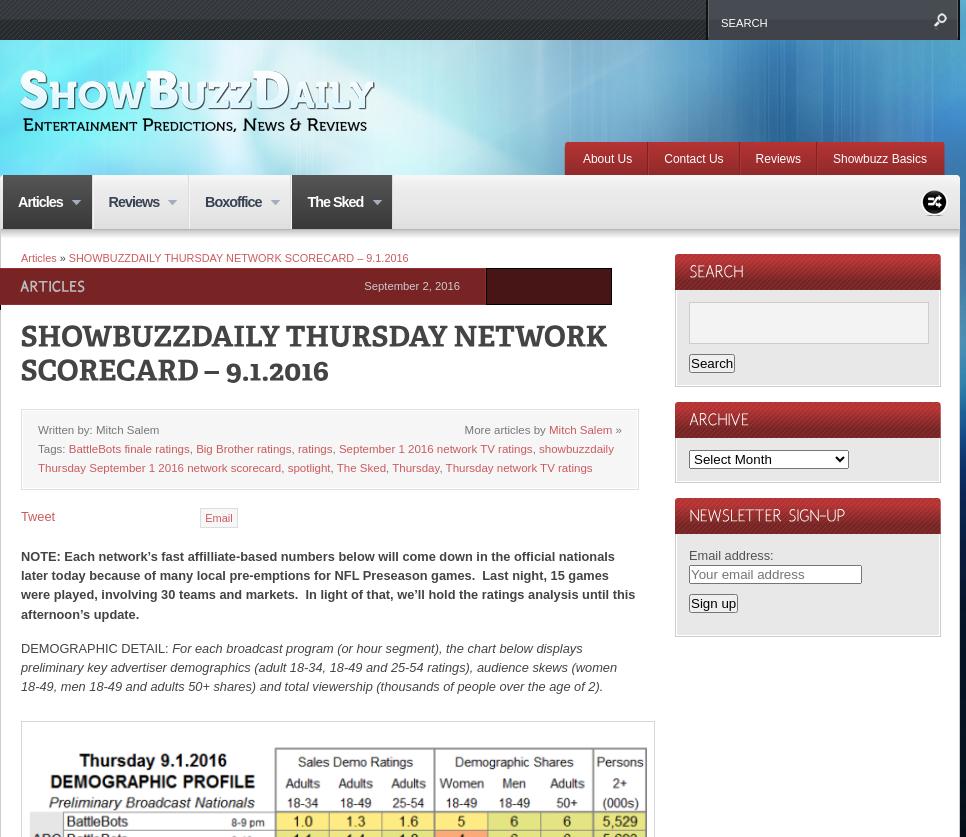 The image size is (966, 837). I want to click on 'Contact Us', so click(692, 158).